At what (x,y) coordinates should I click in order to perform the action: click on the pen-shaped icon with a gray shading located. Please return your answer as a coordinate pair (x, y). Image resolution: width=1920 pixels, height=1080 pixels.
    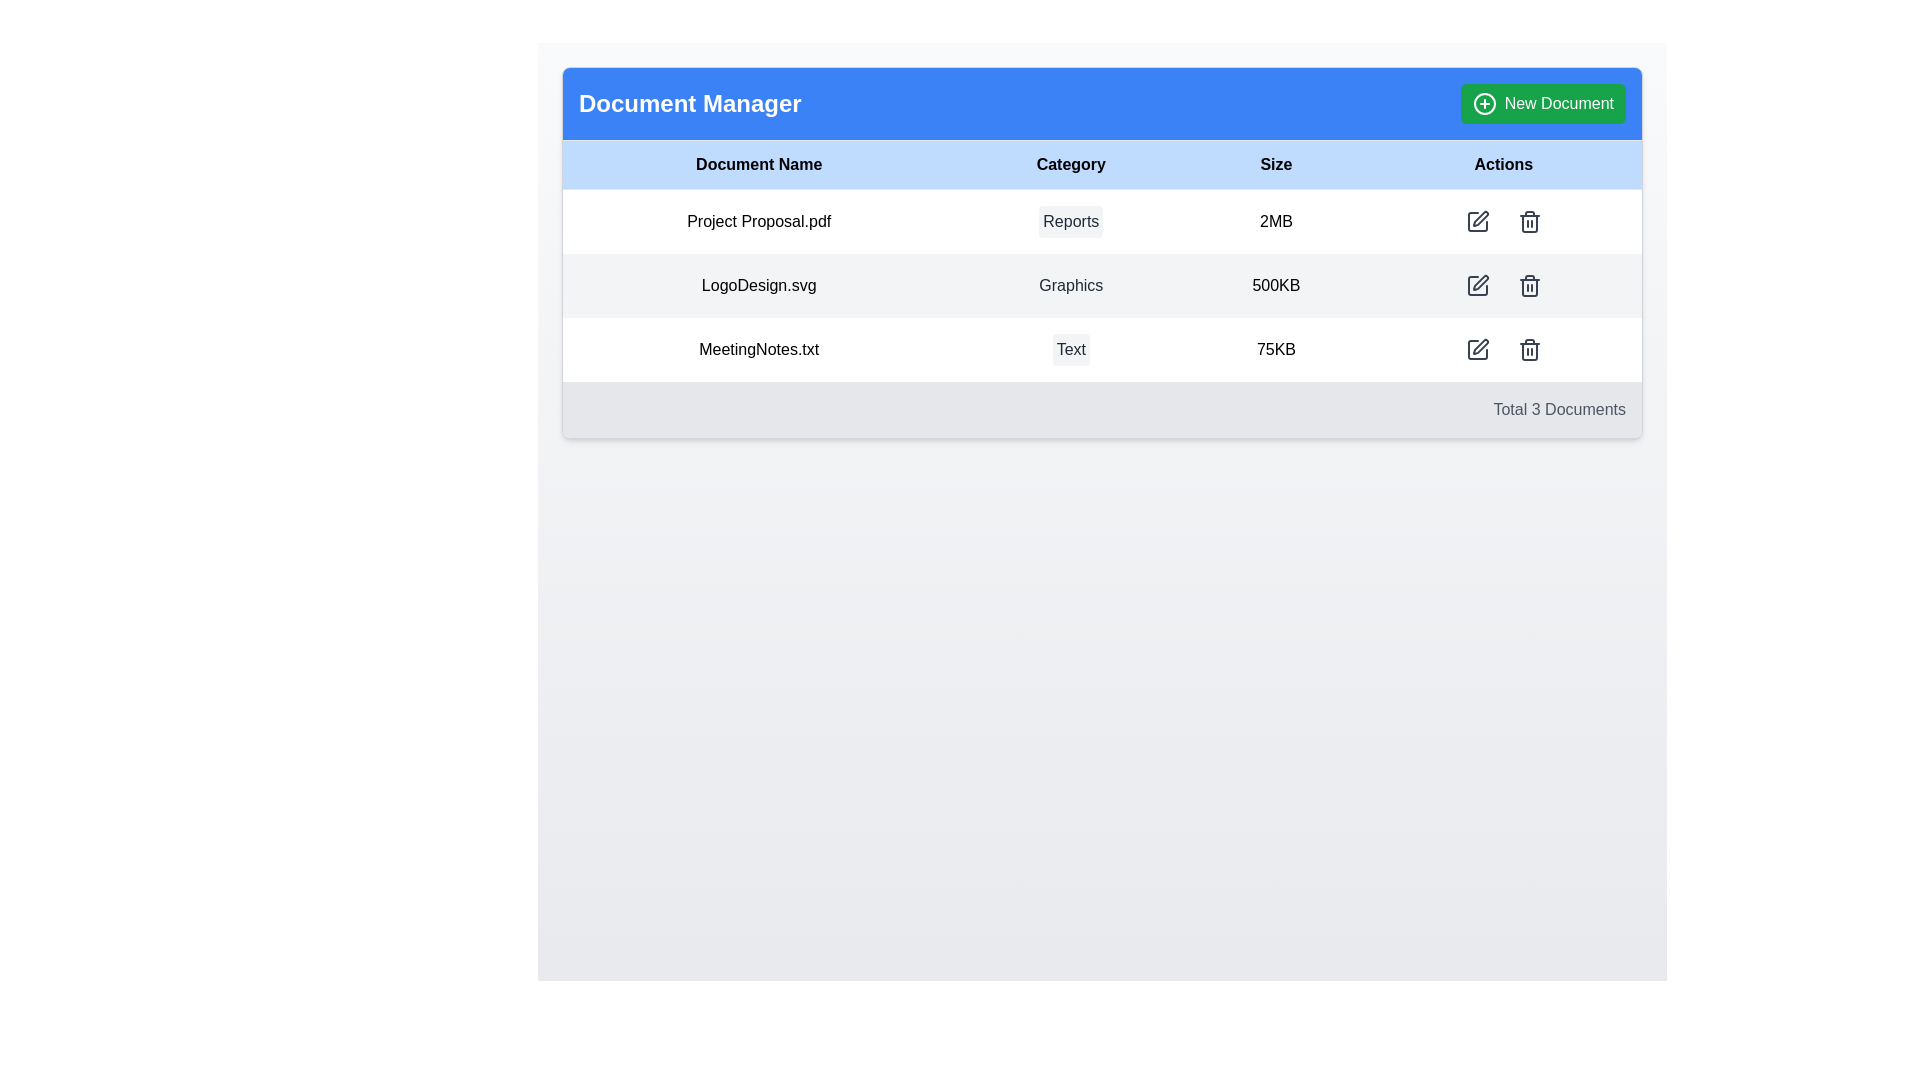
    Looking at the image, I should click on (1477, 349).